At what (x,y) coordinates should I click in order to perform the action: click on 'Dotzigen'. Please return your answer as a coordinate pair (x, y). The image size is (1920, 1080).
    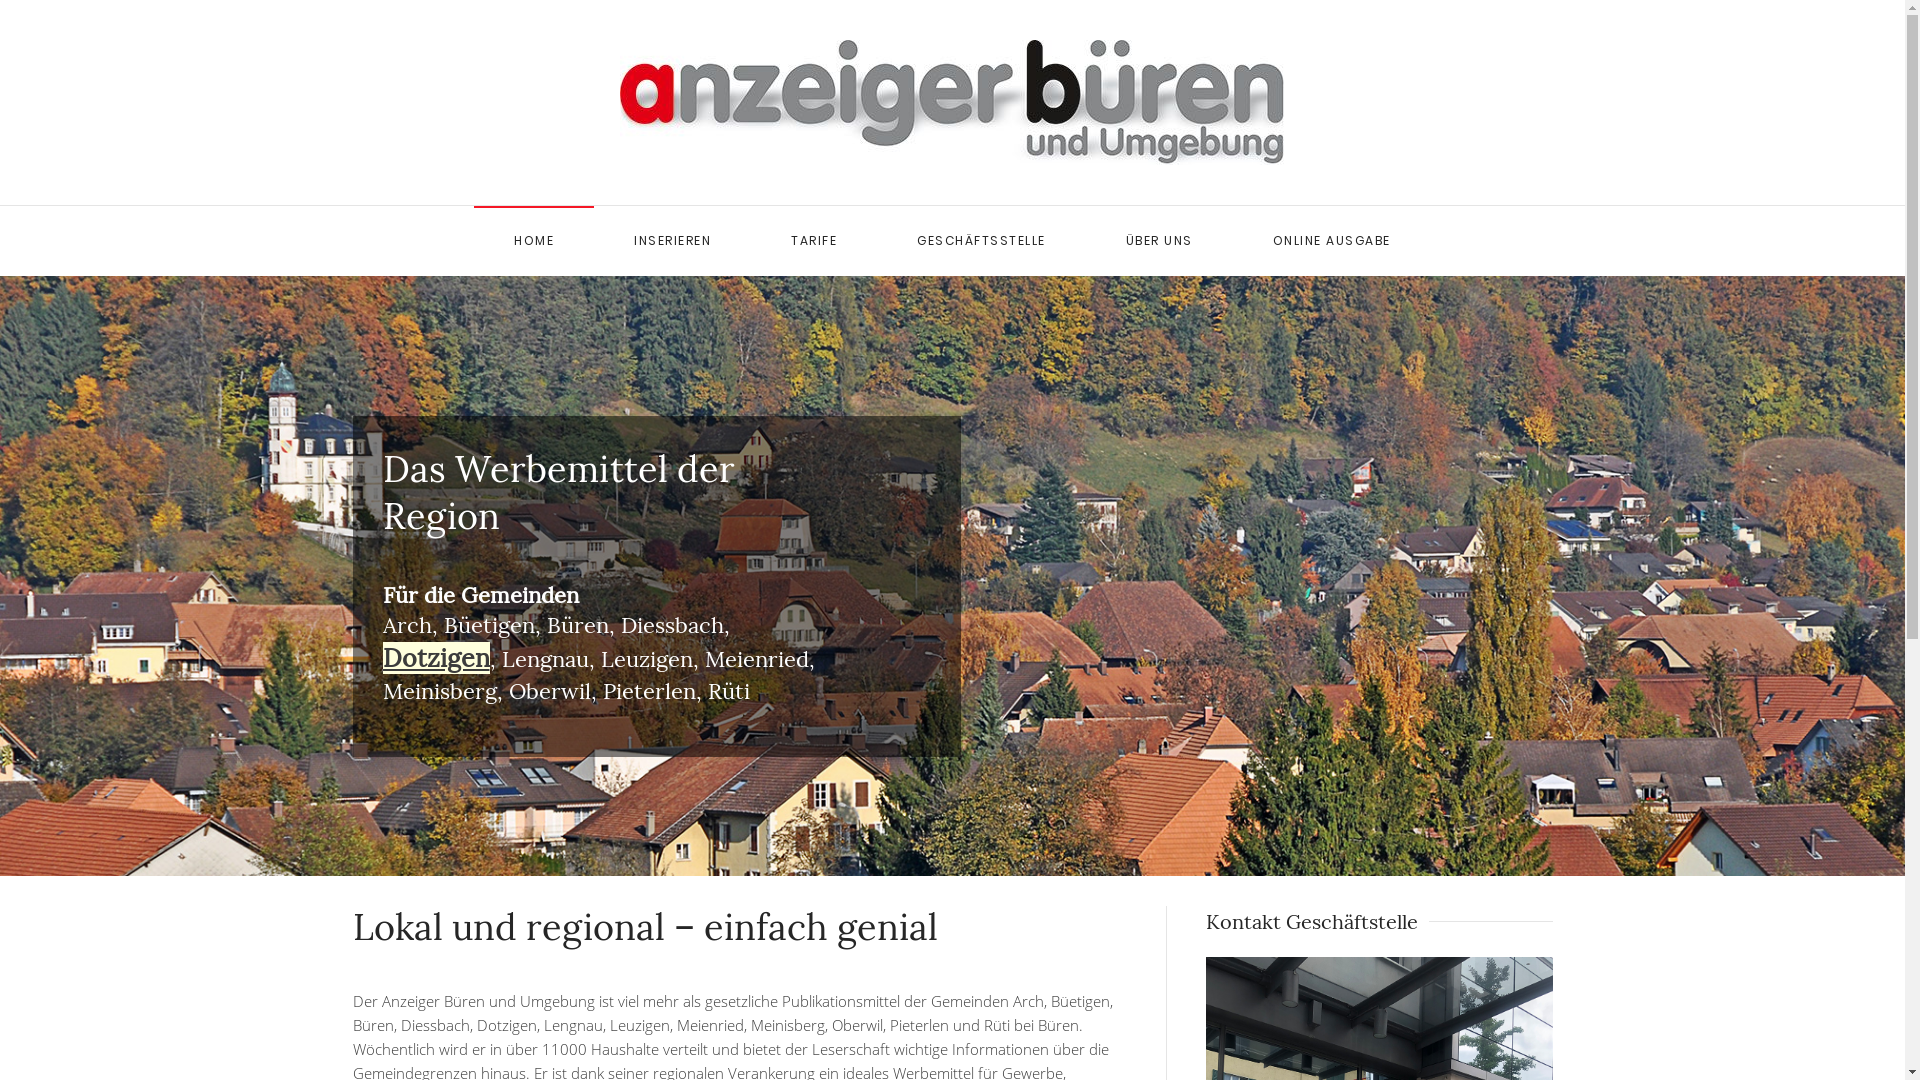
    Looking at the image, I should click on (434, 659).